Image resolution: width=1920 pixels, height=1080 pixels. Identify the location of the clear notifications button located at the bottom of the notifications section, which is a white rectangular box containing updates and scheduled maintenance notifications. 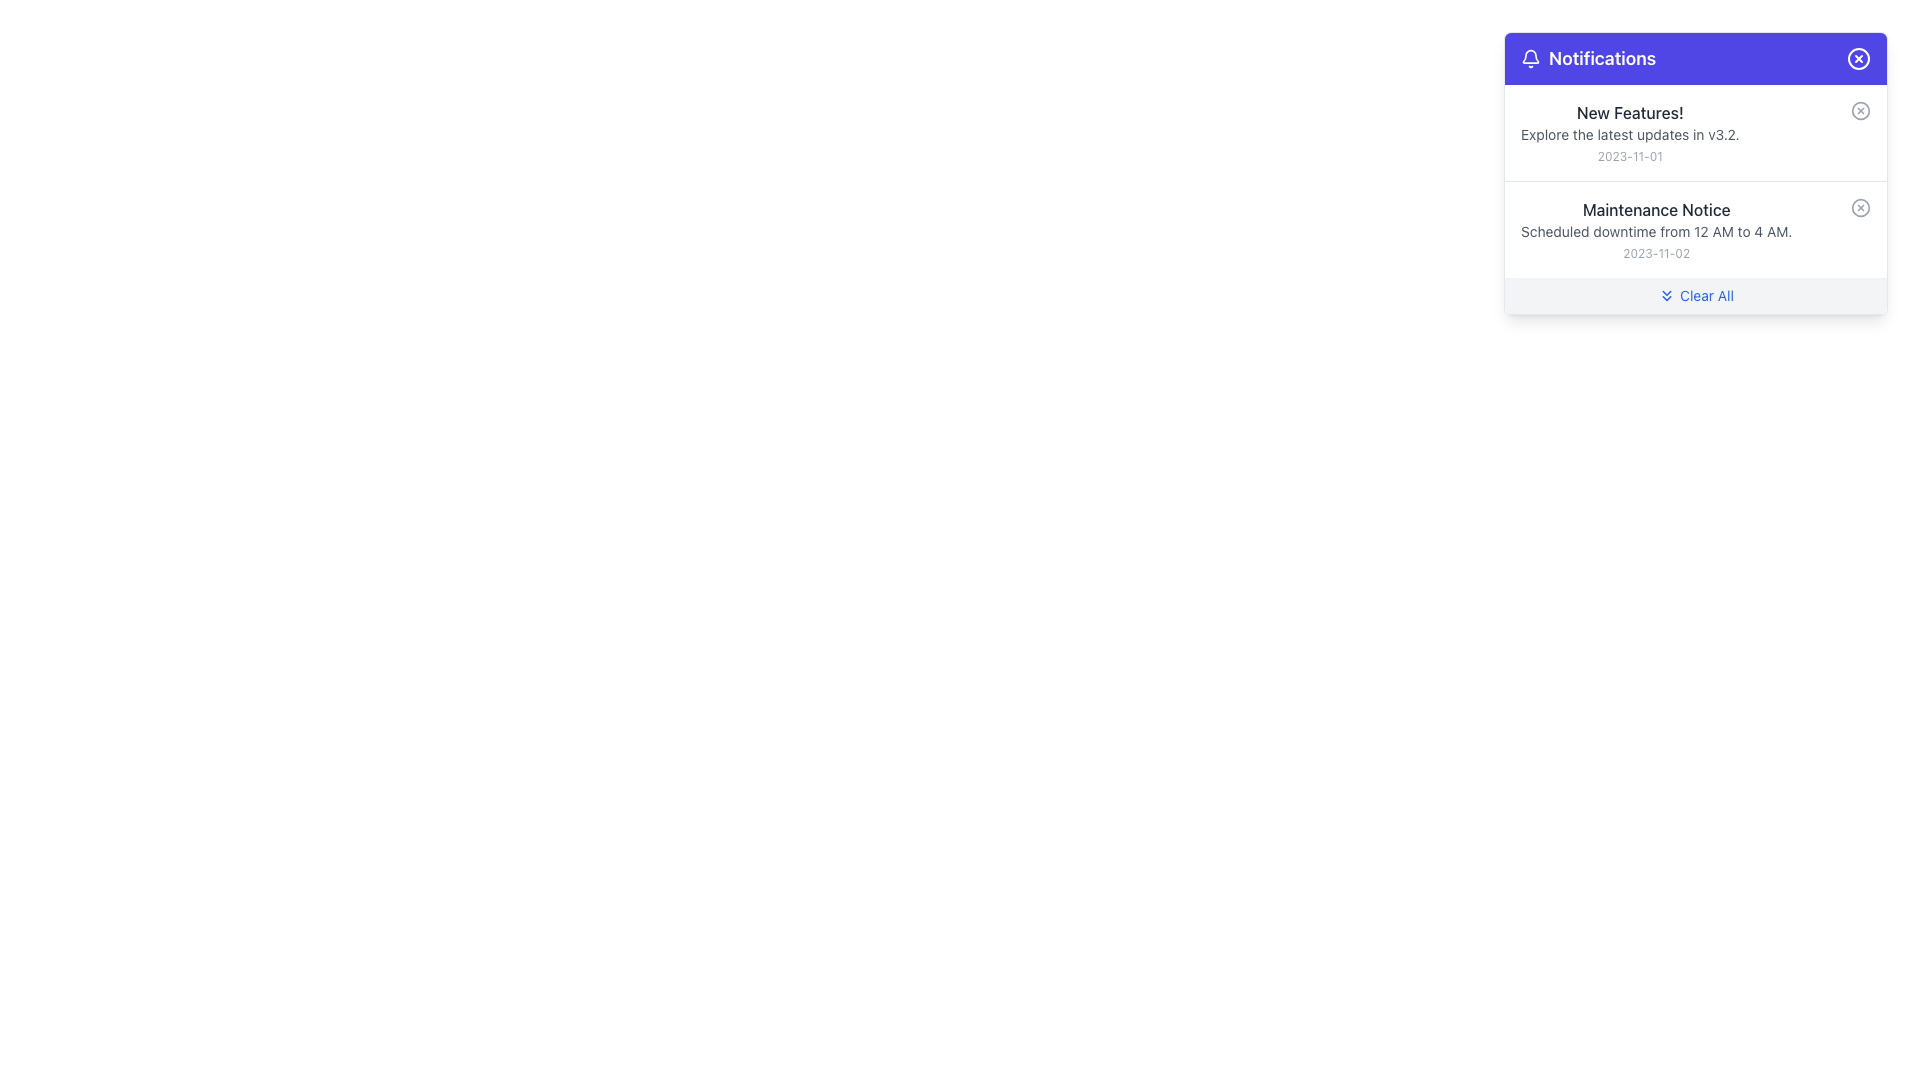
(1694, 296).